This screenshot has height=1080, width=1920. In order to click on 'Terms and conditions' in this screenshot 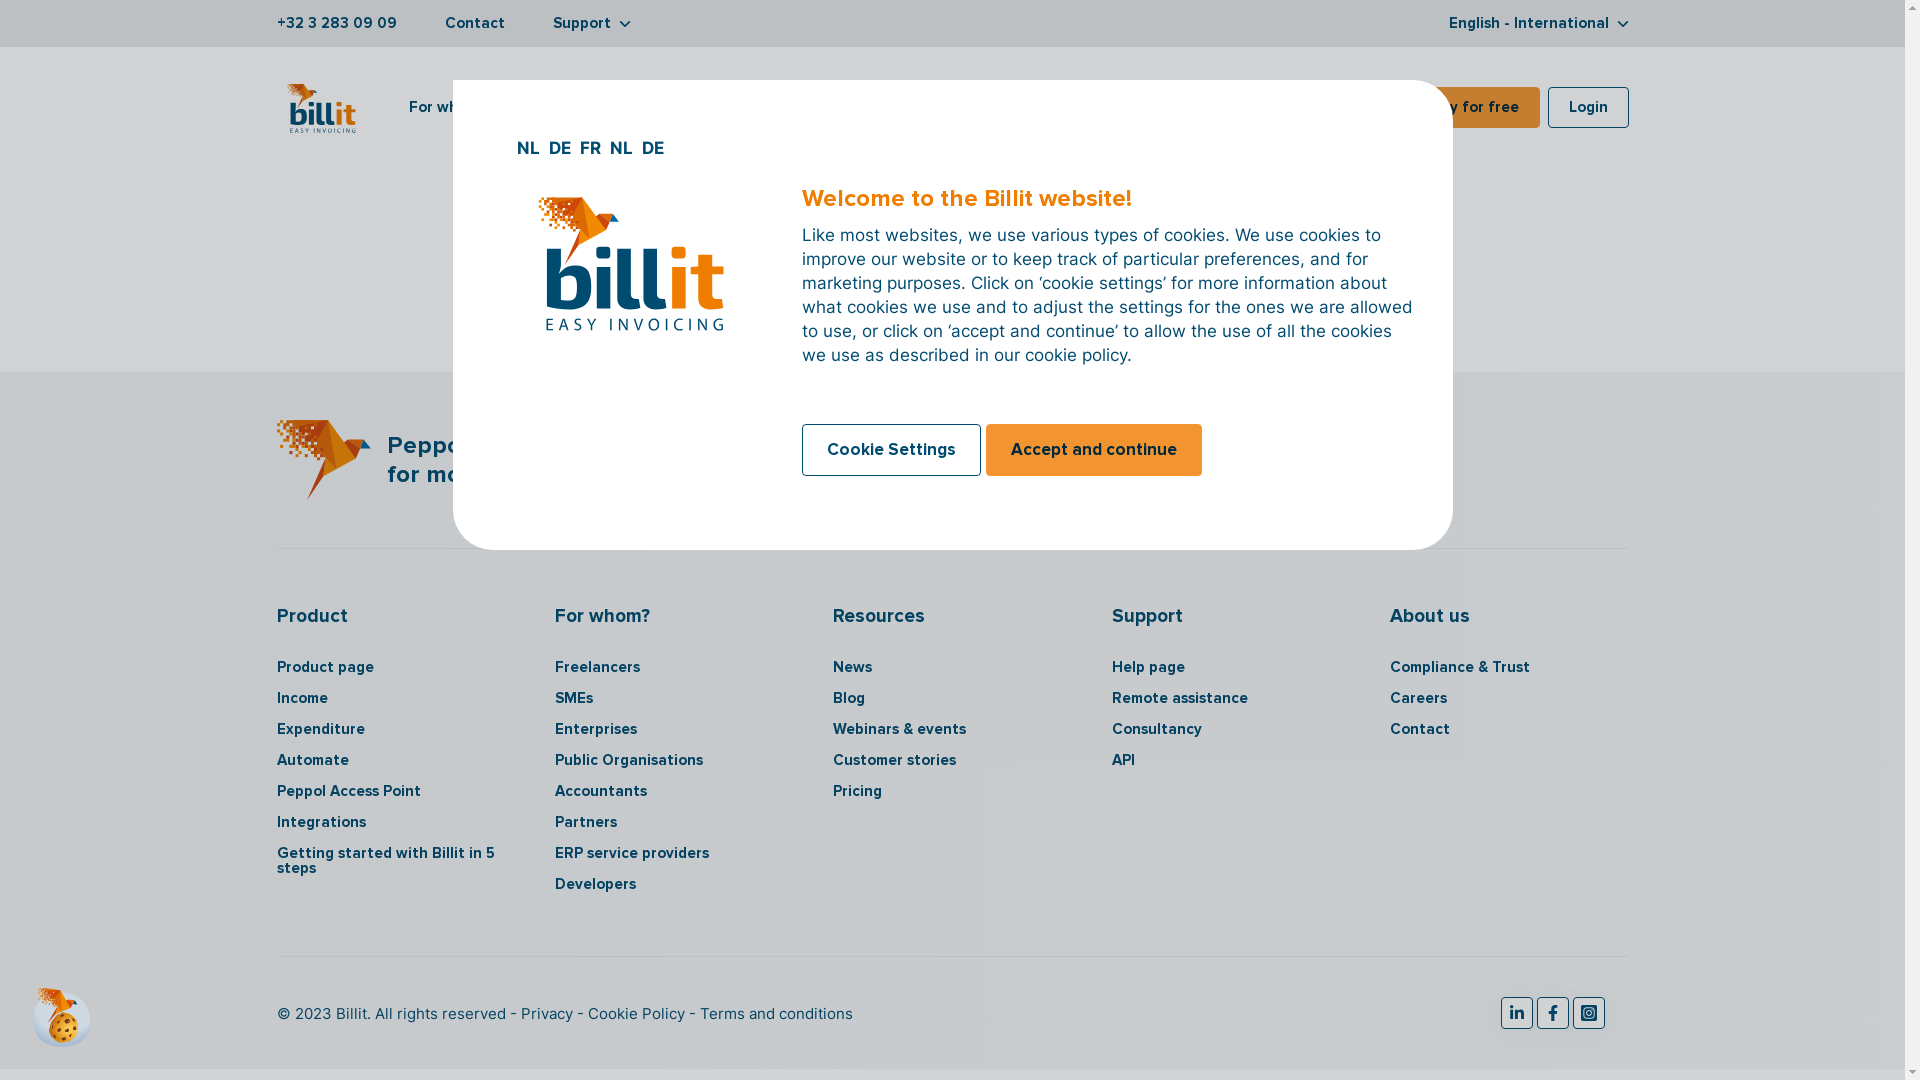, I will do `click(768, 1013)`.